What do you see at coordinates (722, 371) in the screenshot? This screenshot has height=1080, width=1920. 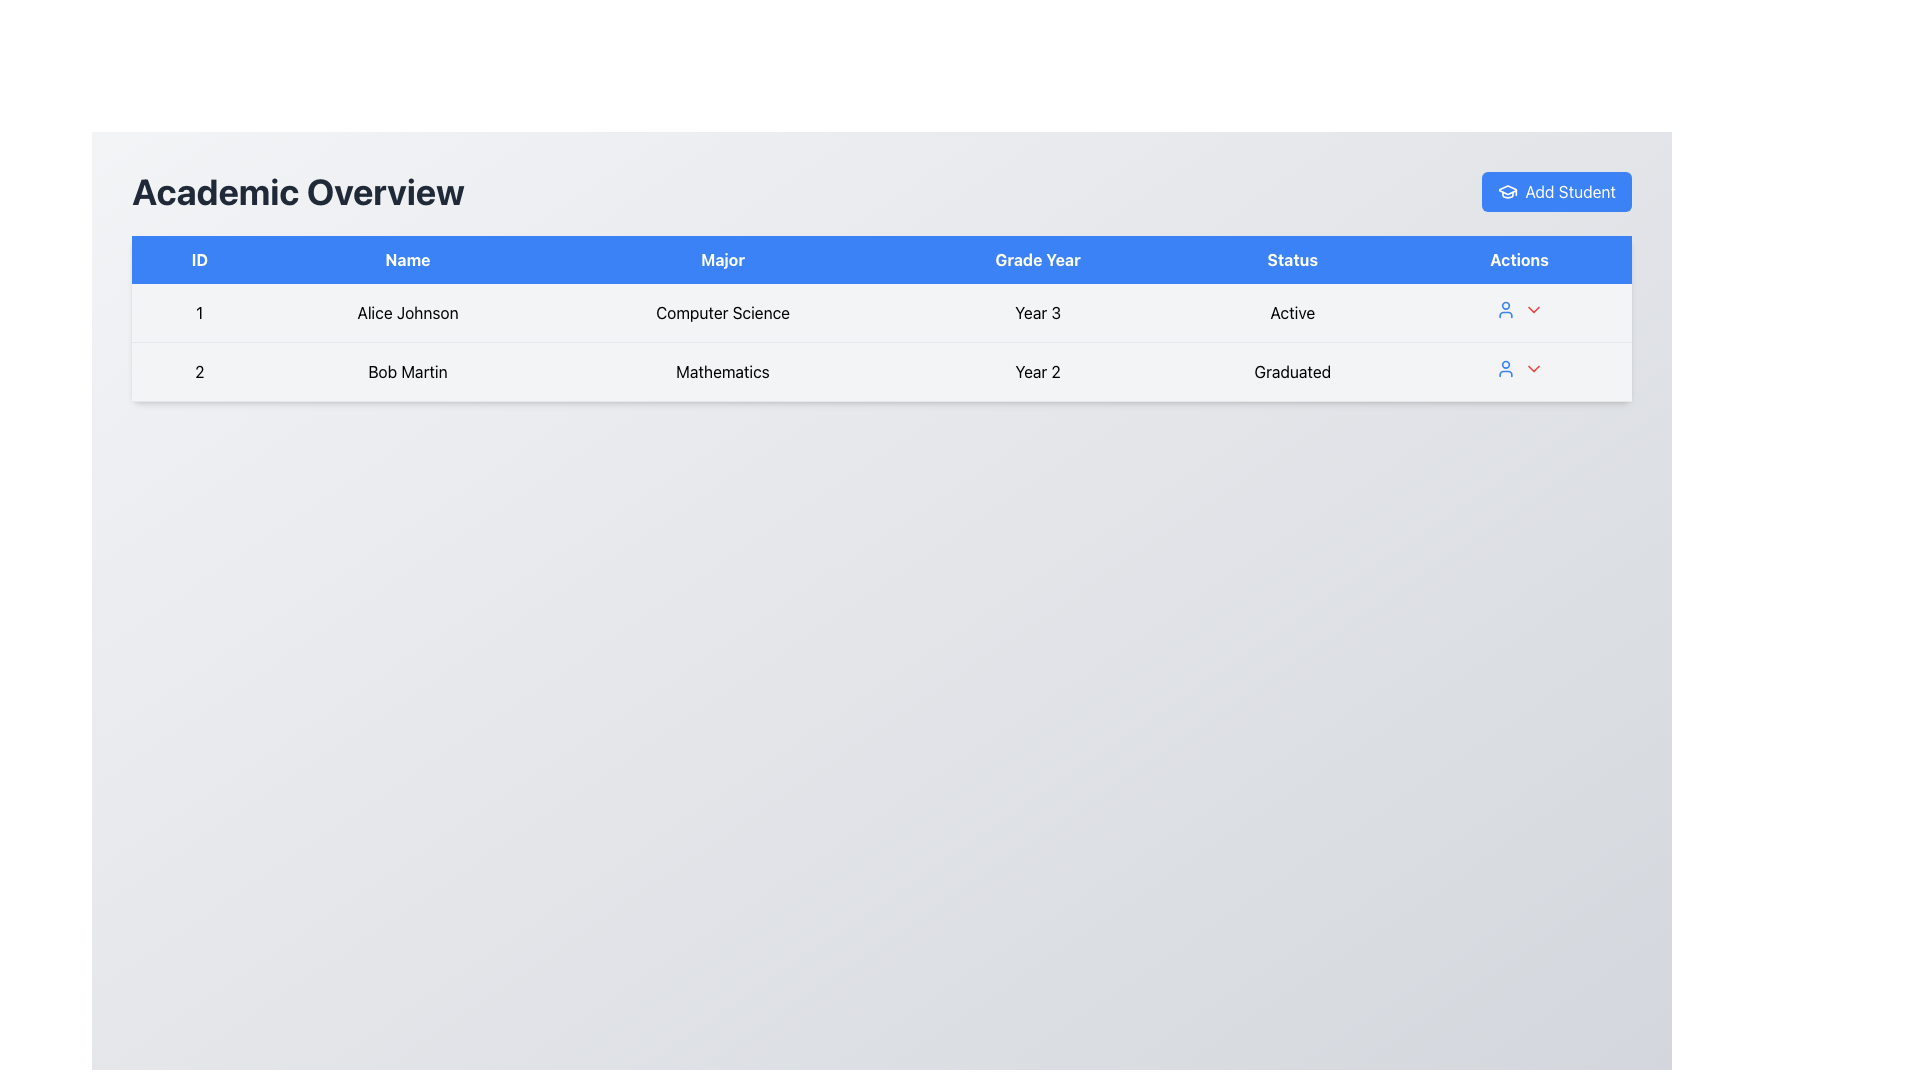 I see `the static text label displaying 'Mathematics' in the second data row of the table under the 'Major' column, positioned between 'Bob Martin' and 'Year 2'` at bounding box center [722, 371].